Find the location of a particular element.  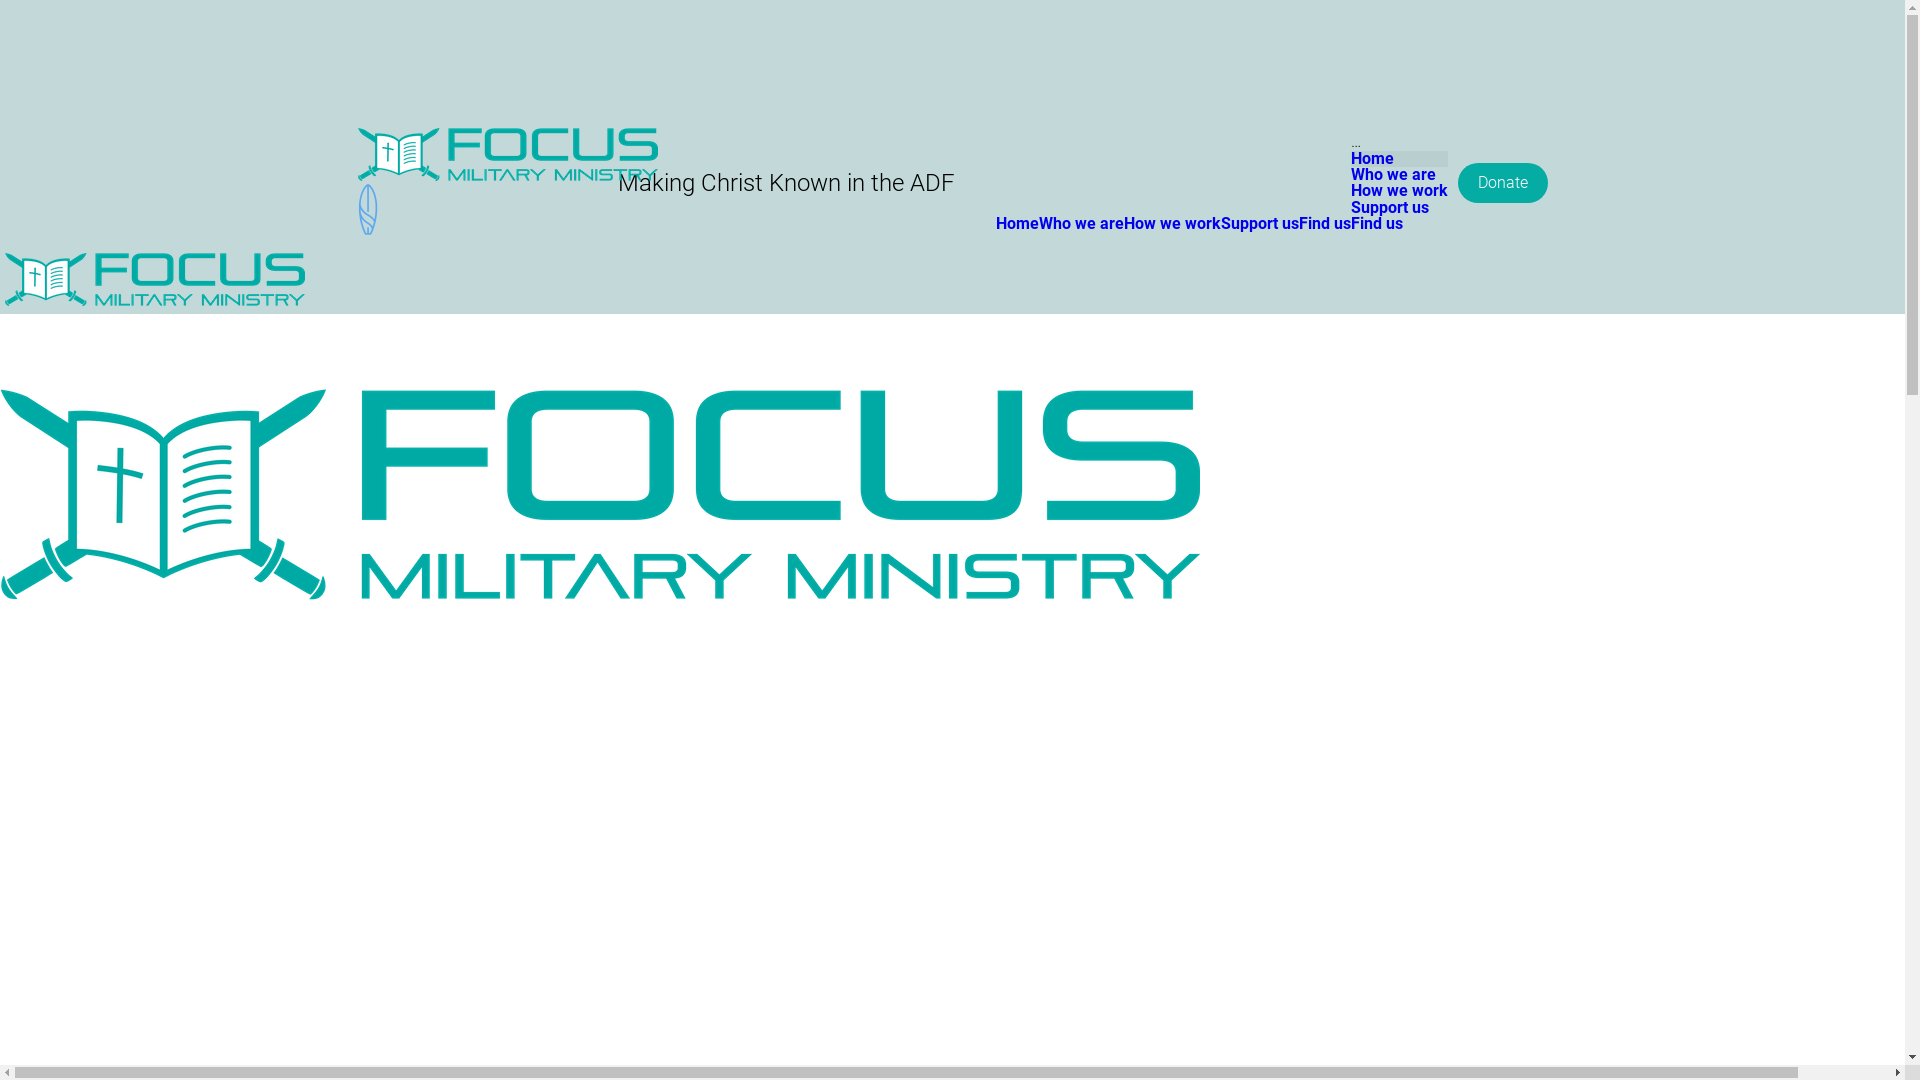

'Find us' is located at coordinates (1349, 223).